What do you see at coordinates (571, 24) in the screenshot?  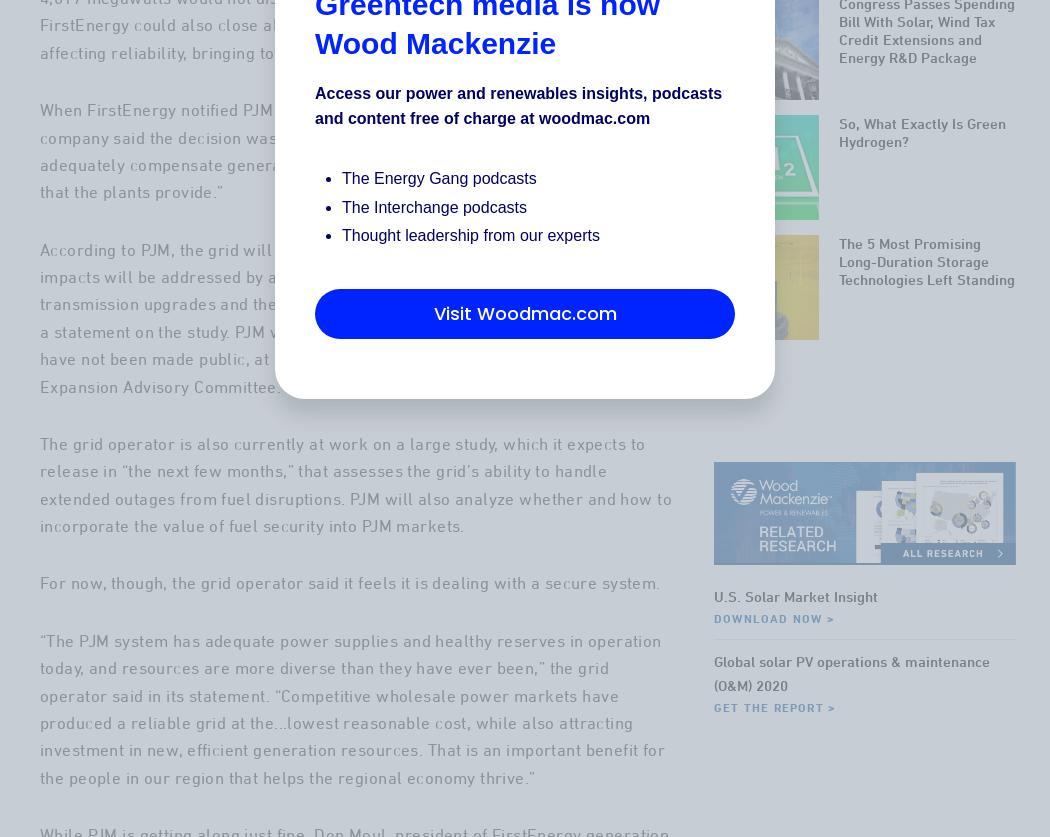 I see `'FirstEnergy'` at bounding box center [571, 24].